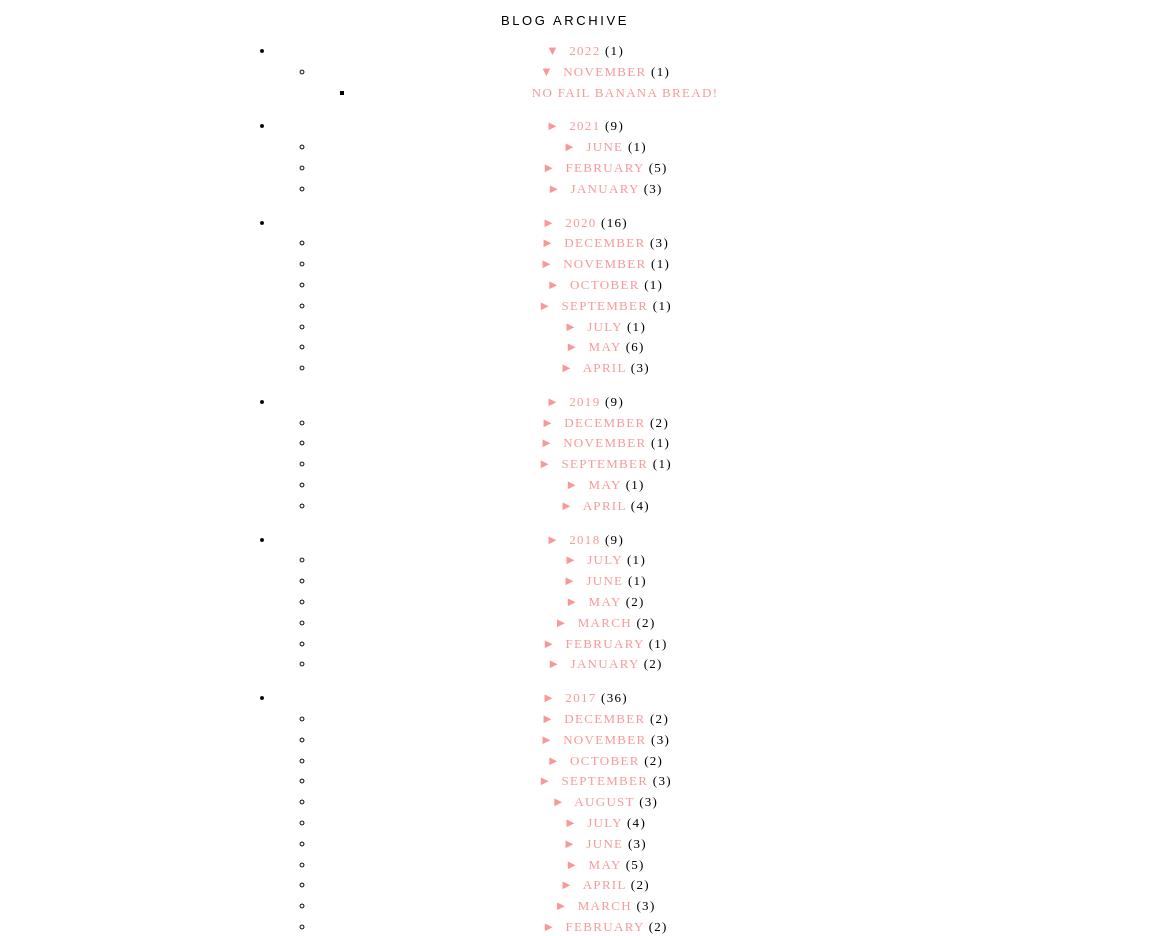 This screenshot has height=936, width=1150. I want to click on 'No Fail Banana Bread!', so click(530, 90).